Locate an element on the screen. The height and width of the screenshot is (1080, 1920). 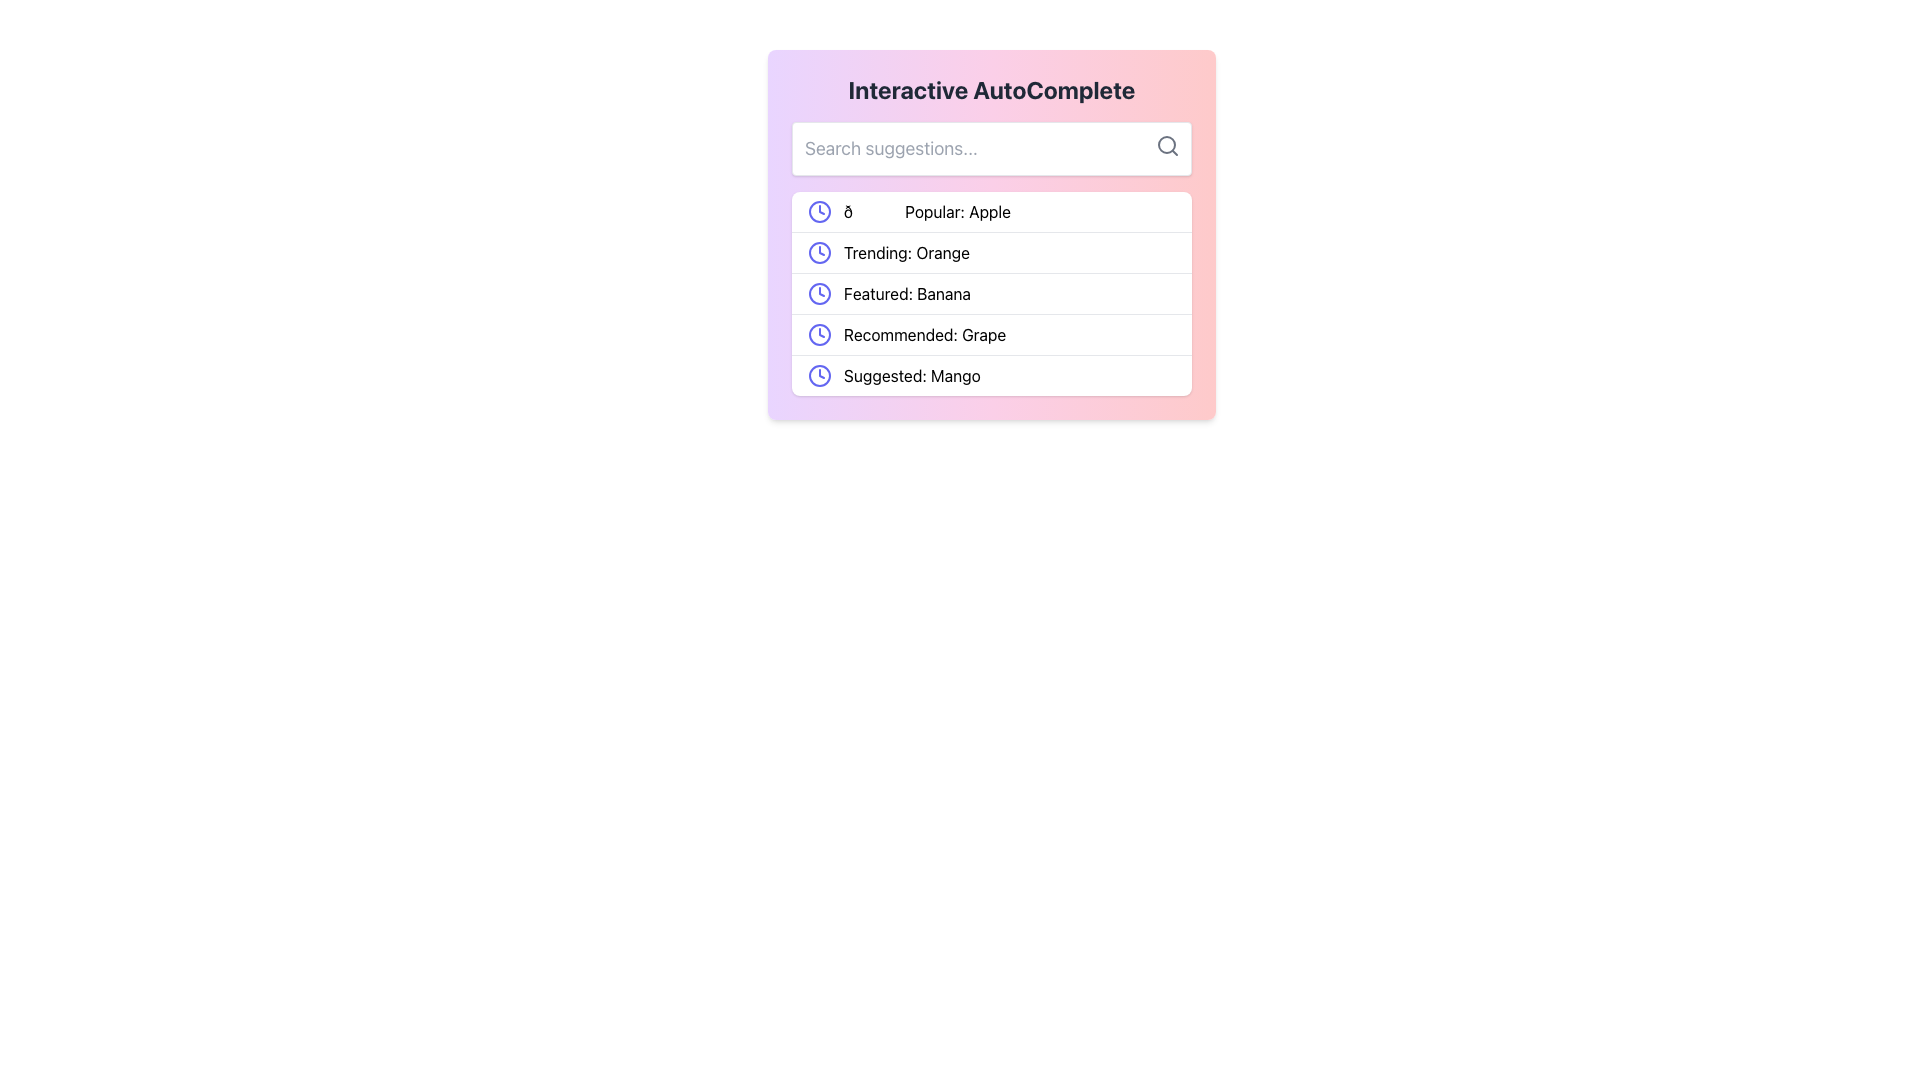
the circular outline of the clock icon located to the left of the text 'Trending: Orange' in the second row of a list of items is located at coordinates (820, 252).